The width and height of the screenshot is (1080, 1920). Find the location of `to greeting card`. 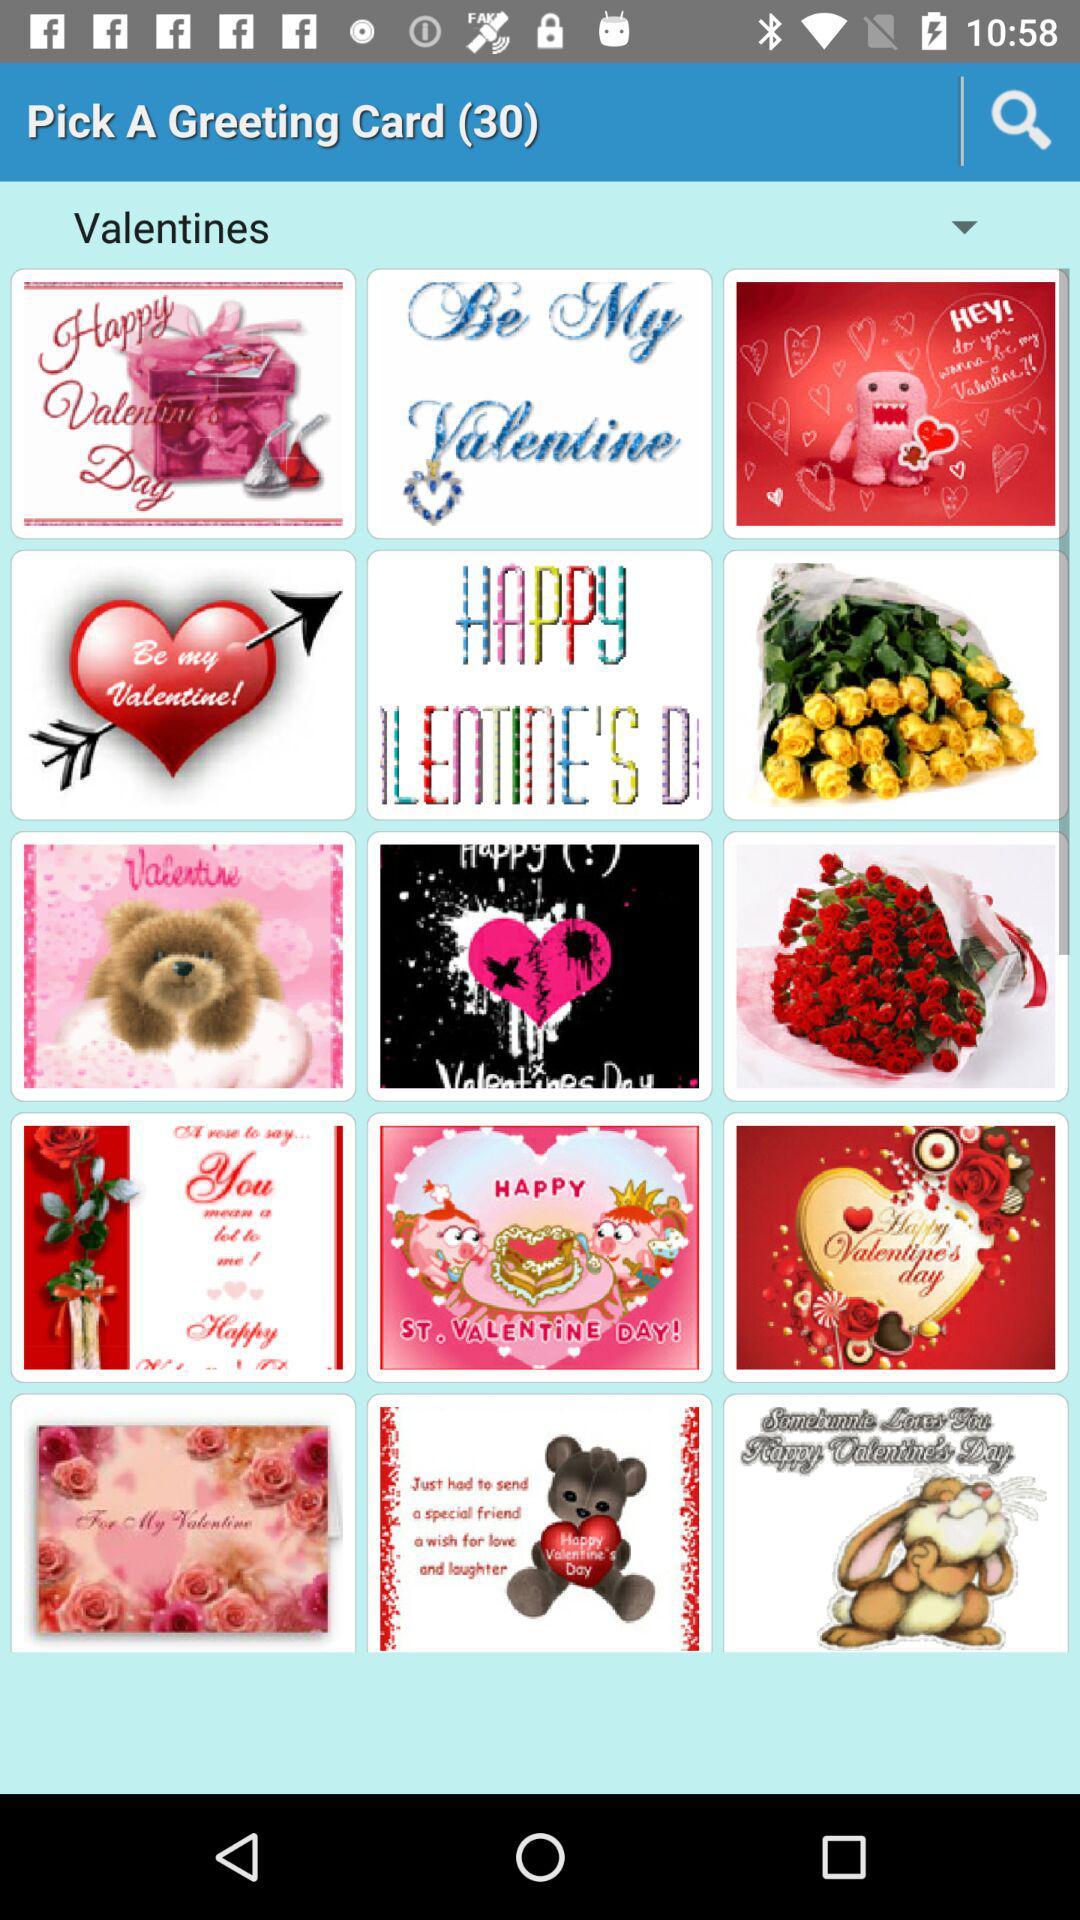

to greeting card is located at coordinates (894, 402).